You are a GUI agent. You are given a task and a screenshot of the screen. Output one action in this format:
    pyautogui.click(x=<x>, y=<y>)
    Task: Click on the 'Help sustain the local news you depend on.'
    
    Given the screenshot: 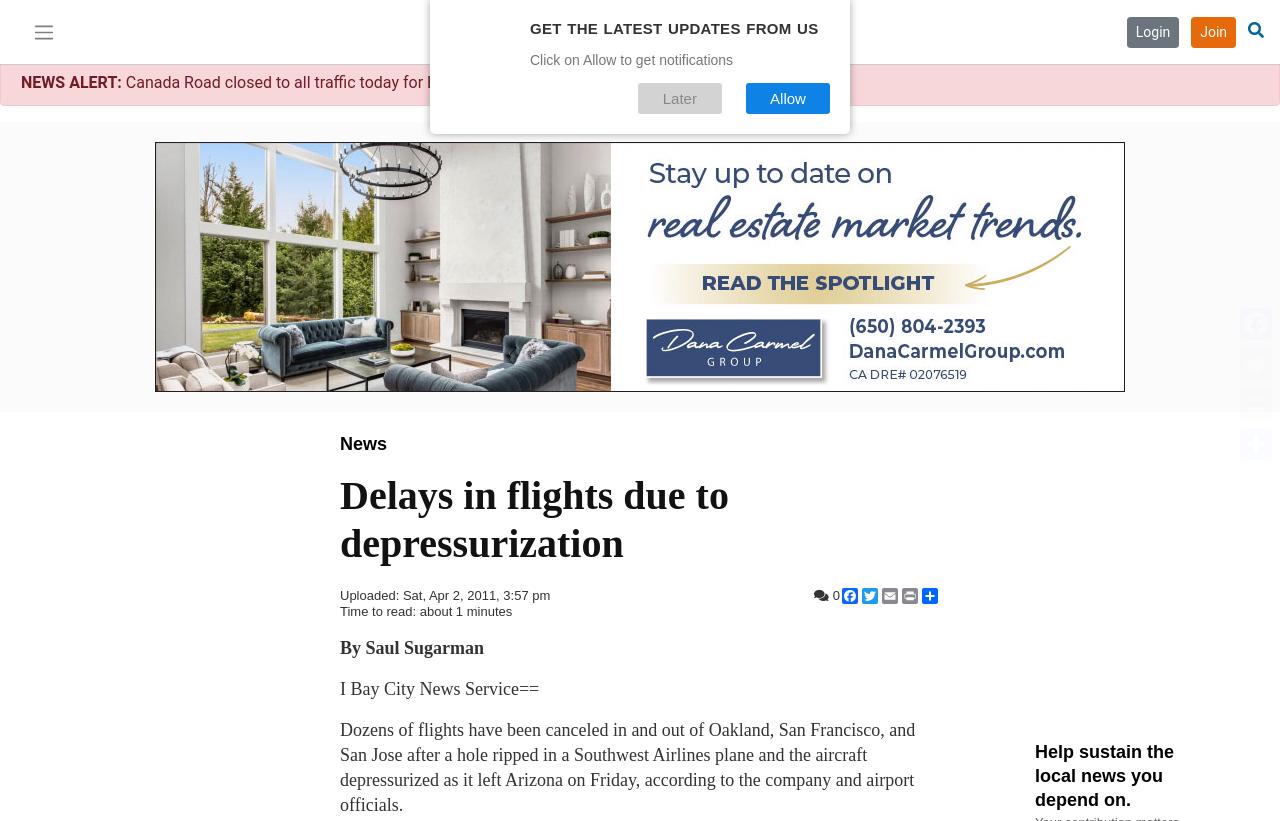 What is the action you would take?
    pyautogui.click(x=1103, y=774)
    